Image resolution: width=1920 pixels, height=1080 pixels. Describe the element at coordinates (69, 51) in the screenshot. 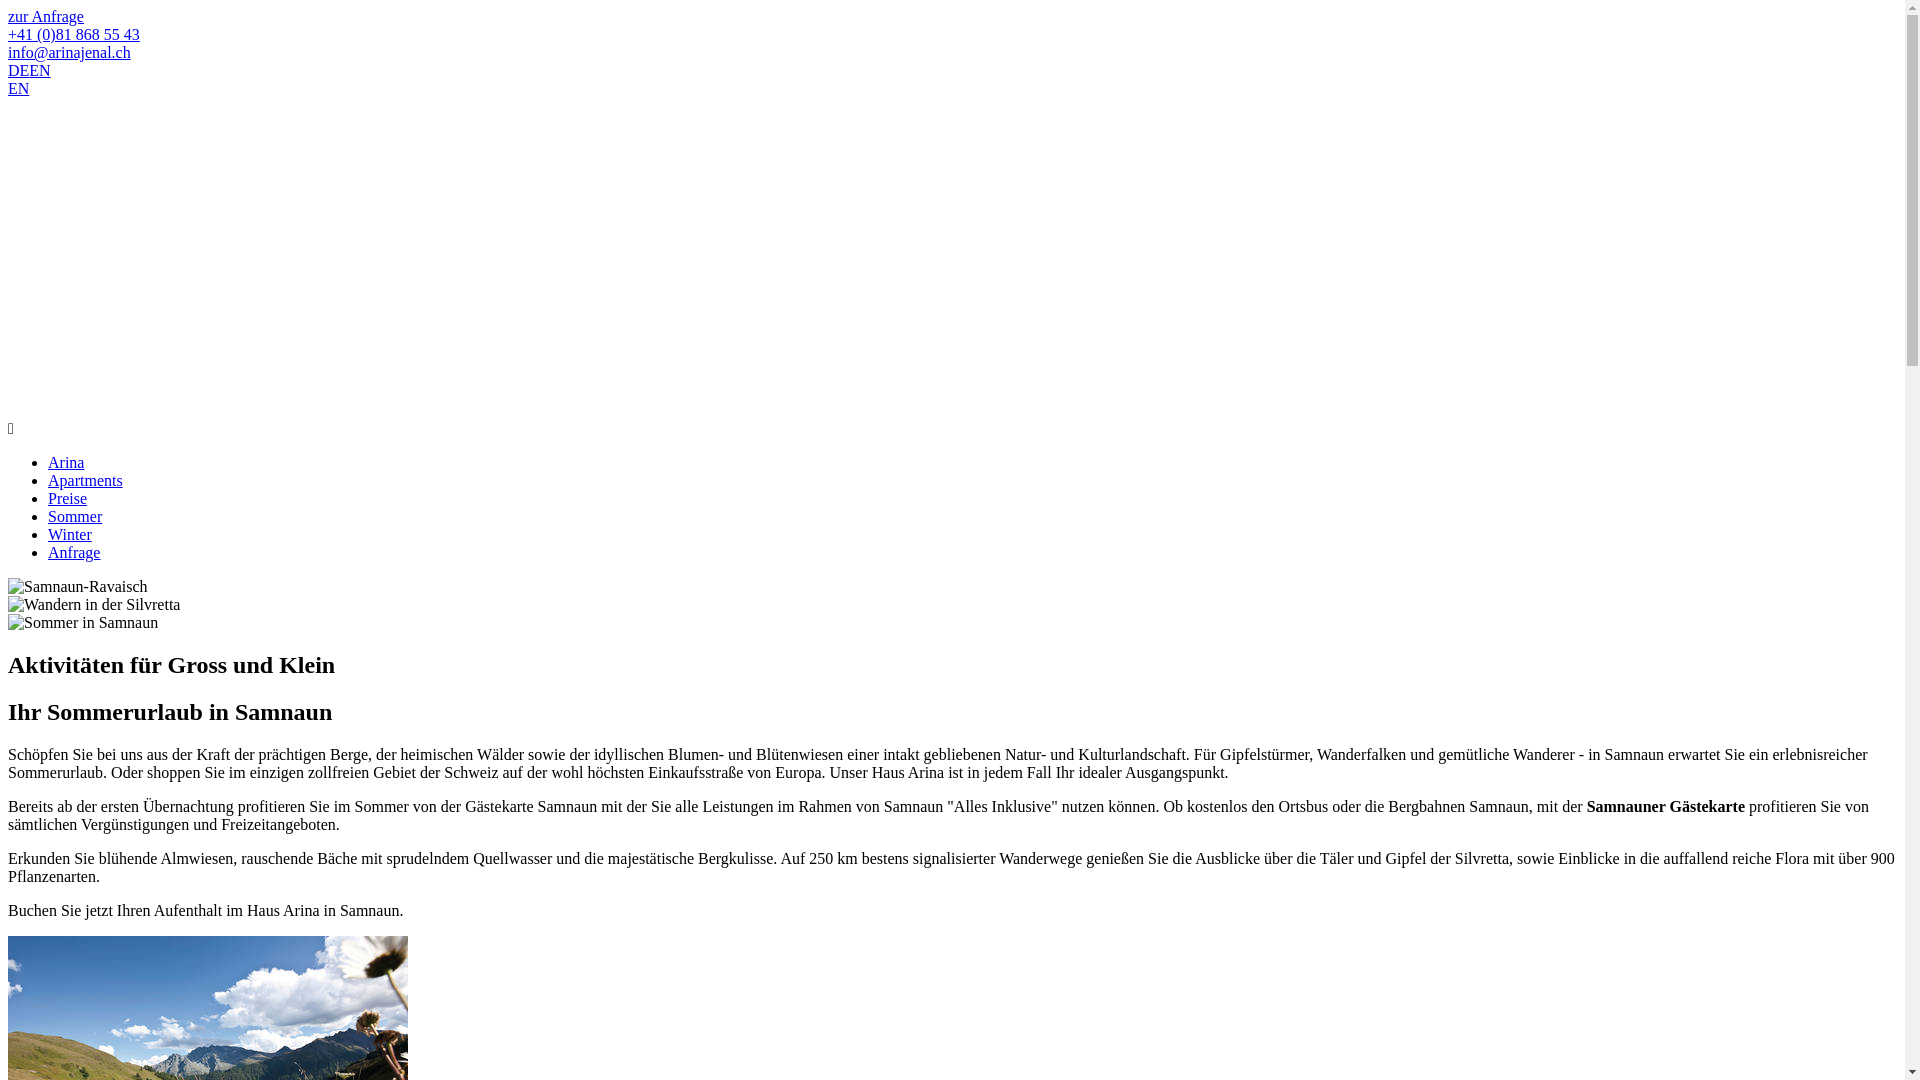

I see `'info@arinajenal.ch'` at that location.